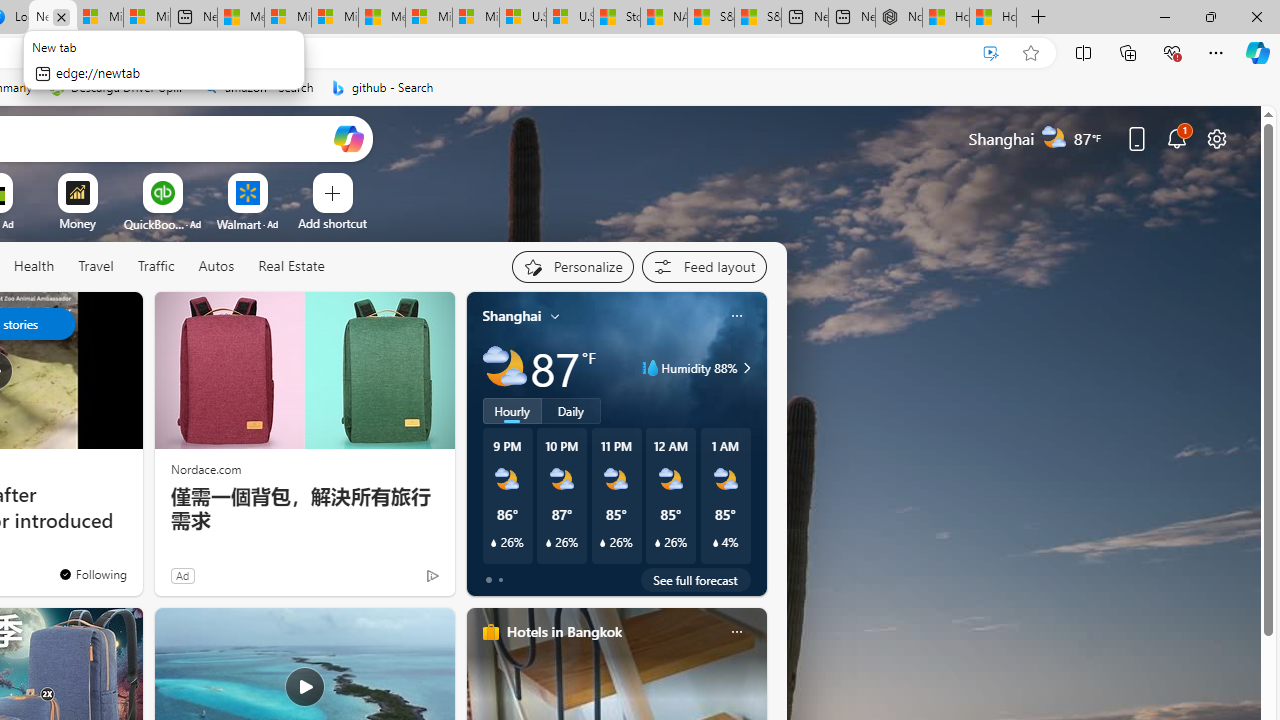  Describe the element at coordinates (993, 17) in the screenshot. I see `'How to Use a Monitor With Your Closed Laptop'` at that location.